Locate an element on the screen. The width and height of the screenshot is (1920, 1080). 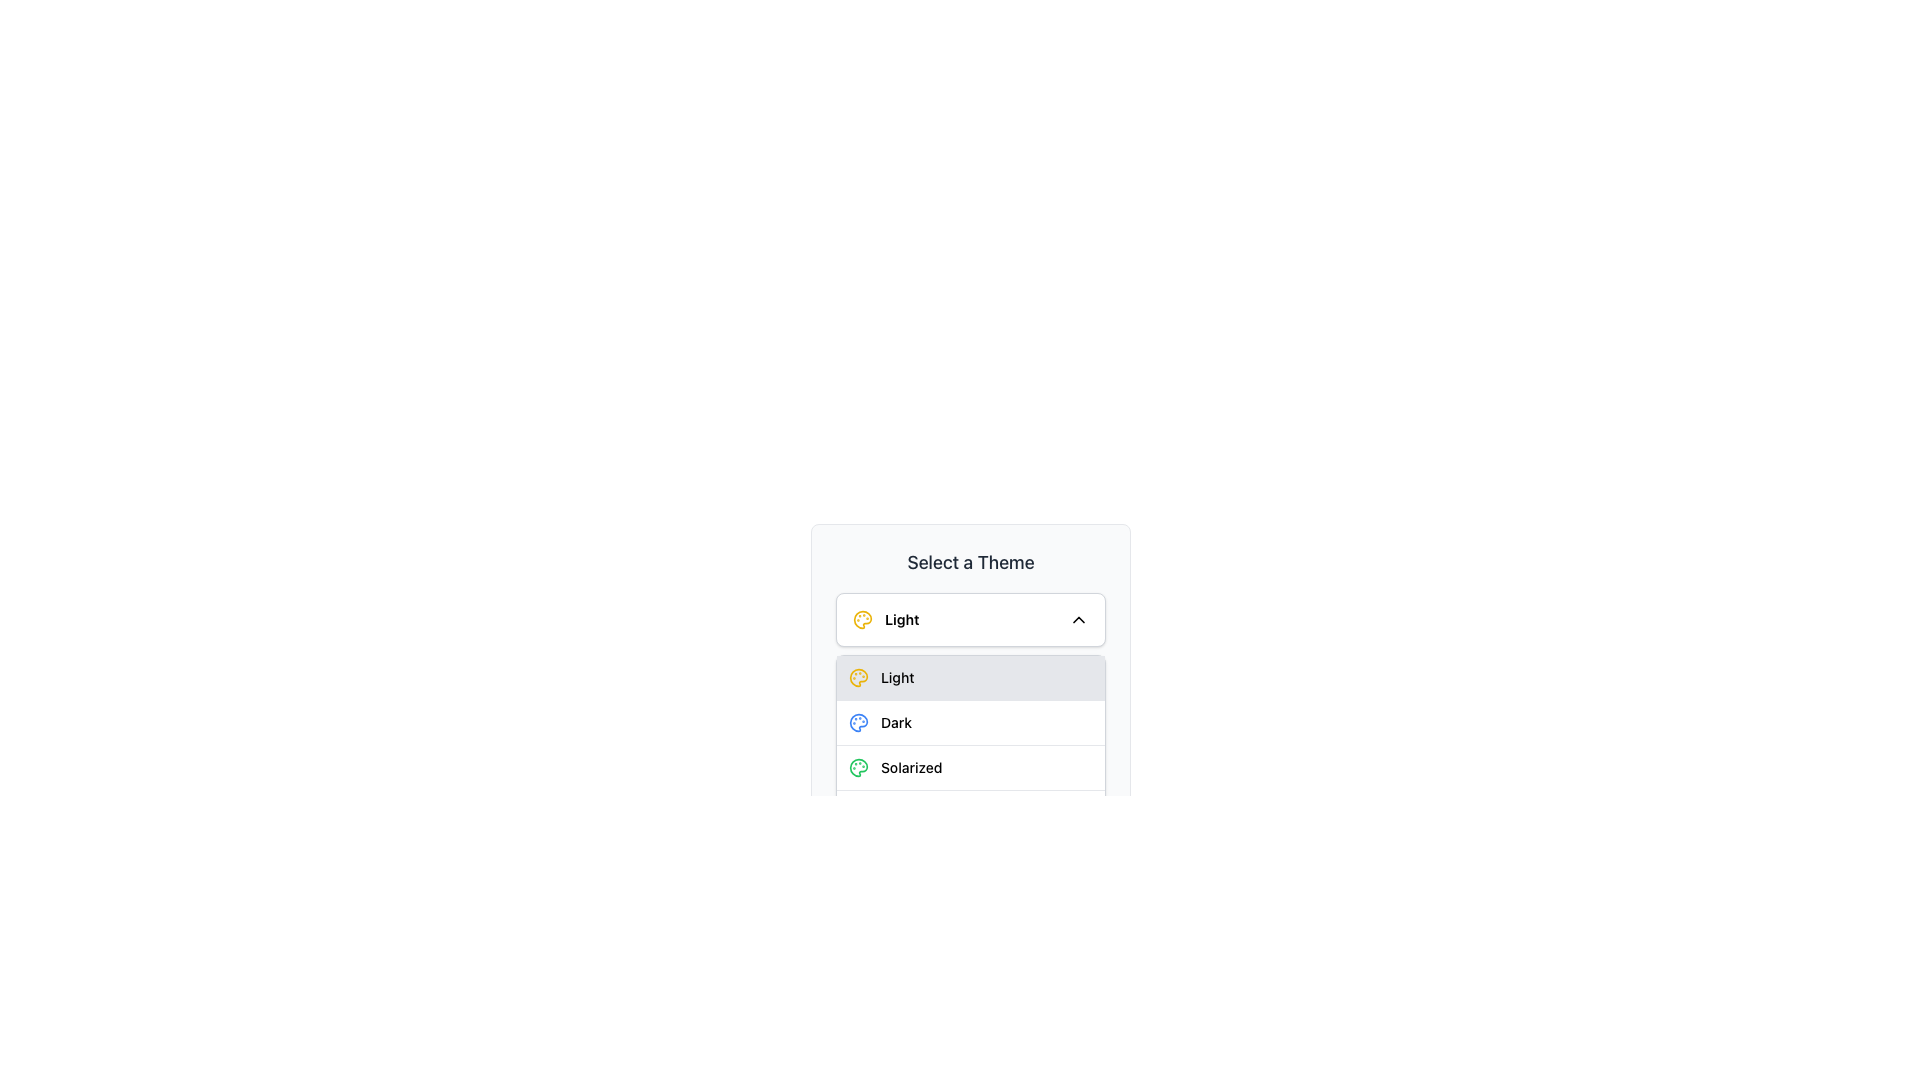
the Dropdown Button located directly below the 'Select a Theme' heading for keyboard interaction is located at coordinates (970, 619).